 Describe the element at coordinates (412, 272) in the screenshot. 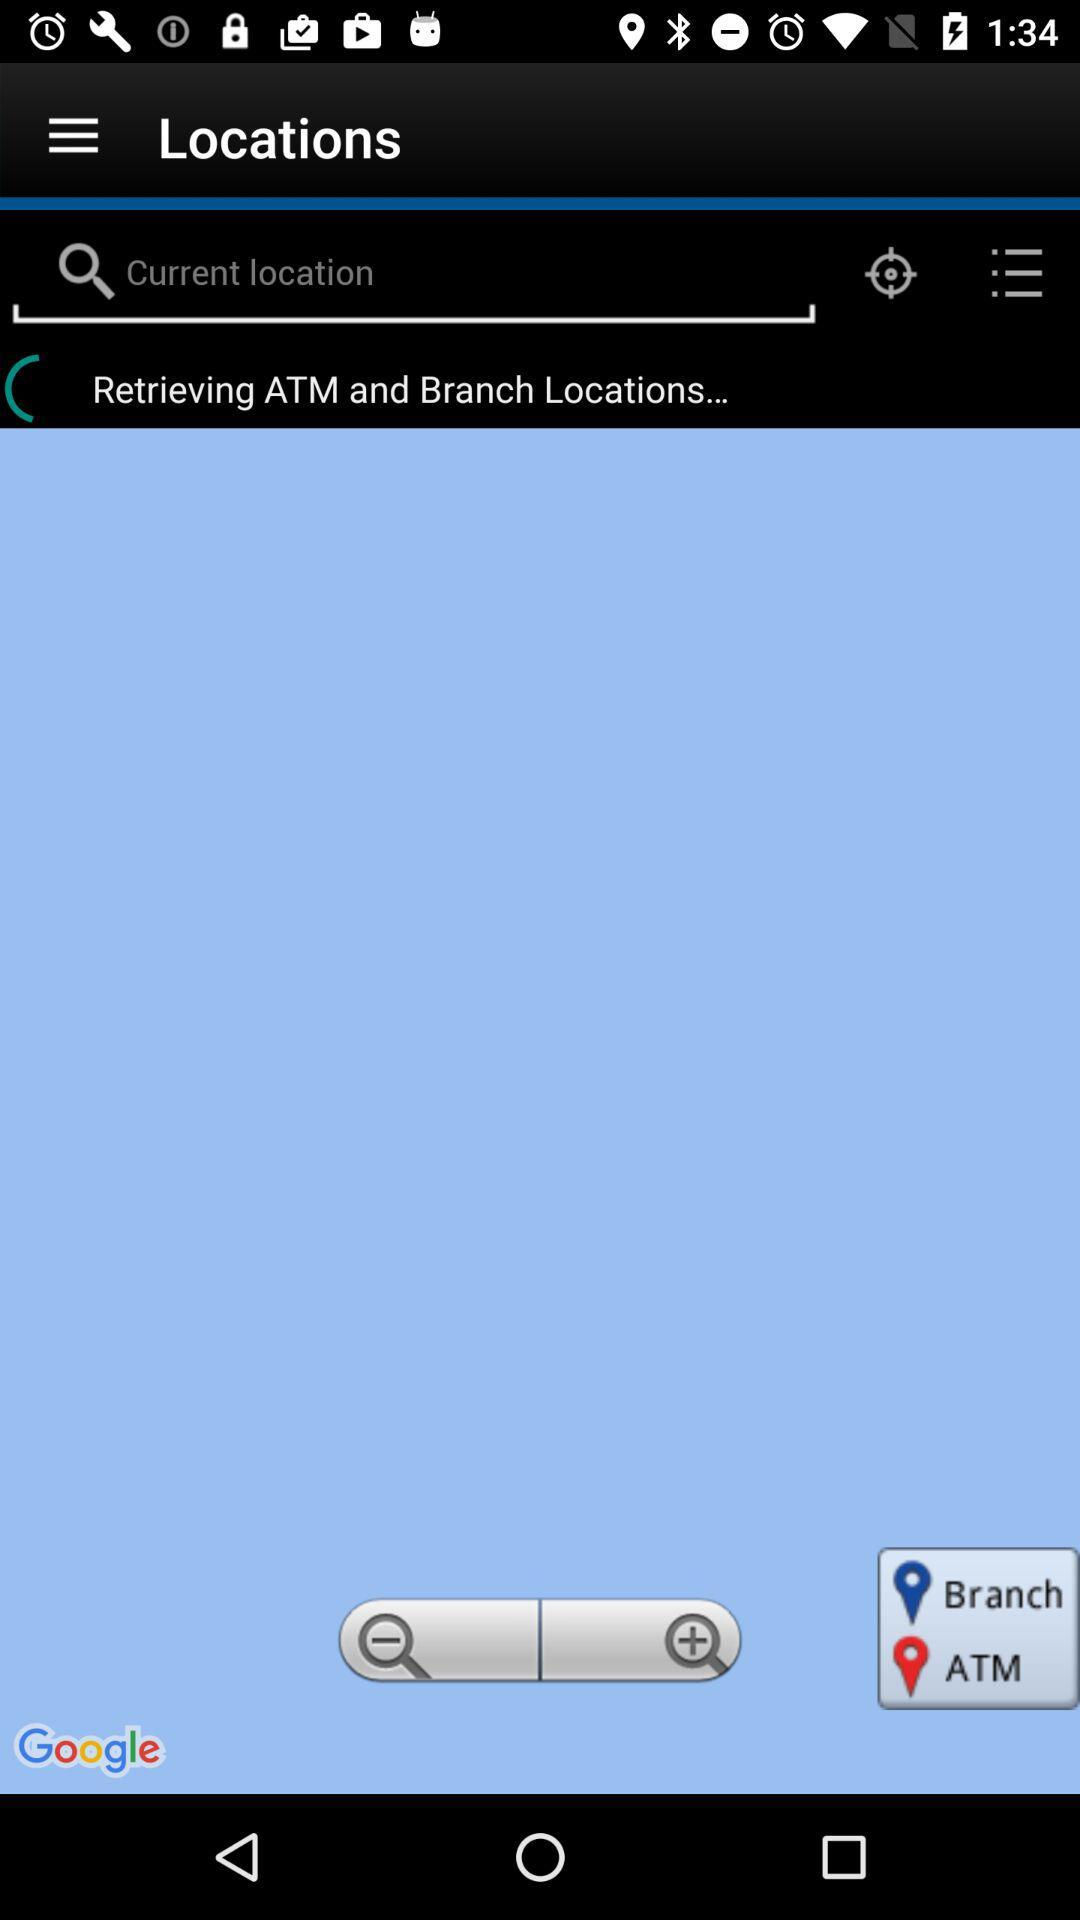

I see `ender the current location box` at that location.